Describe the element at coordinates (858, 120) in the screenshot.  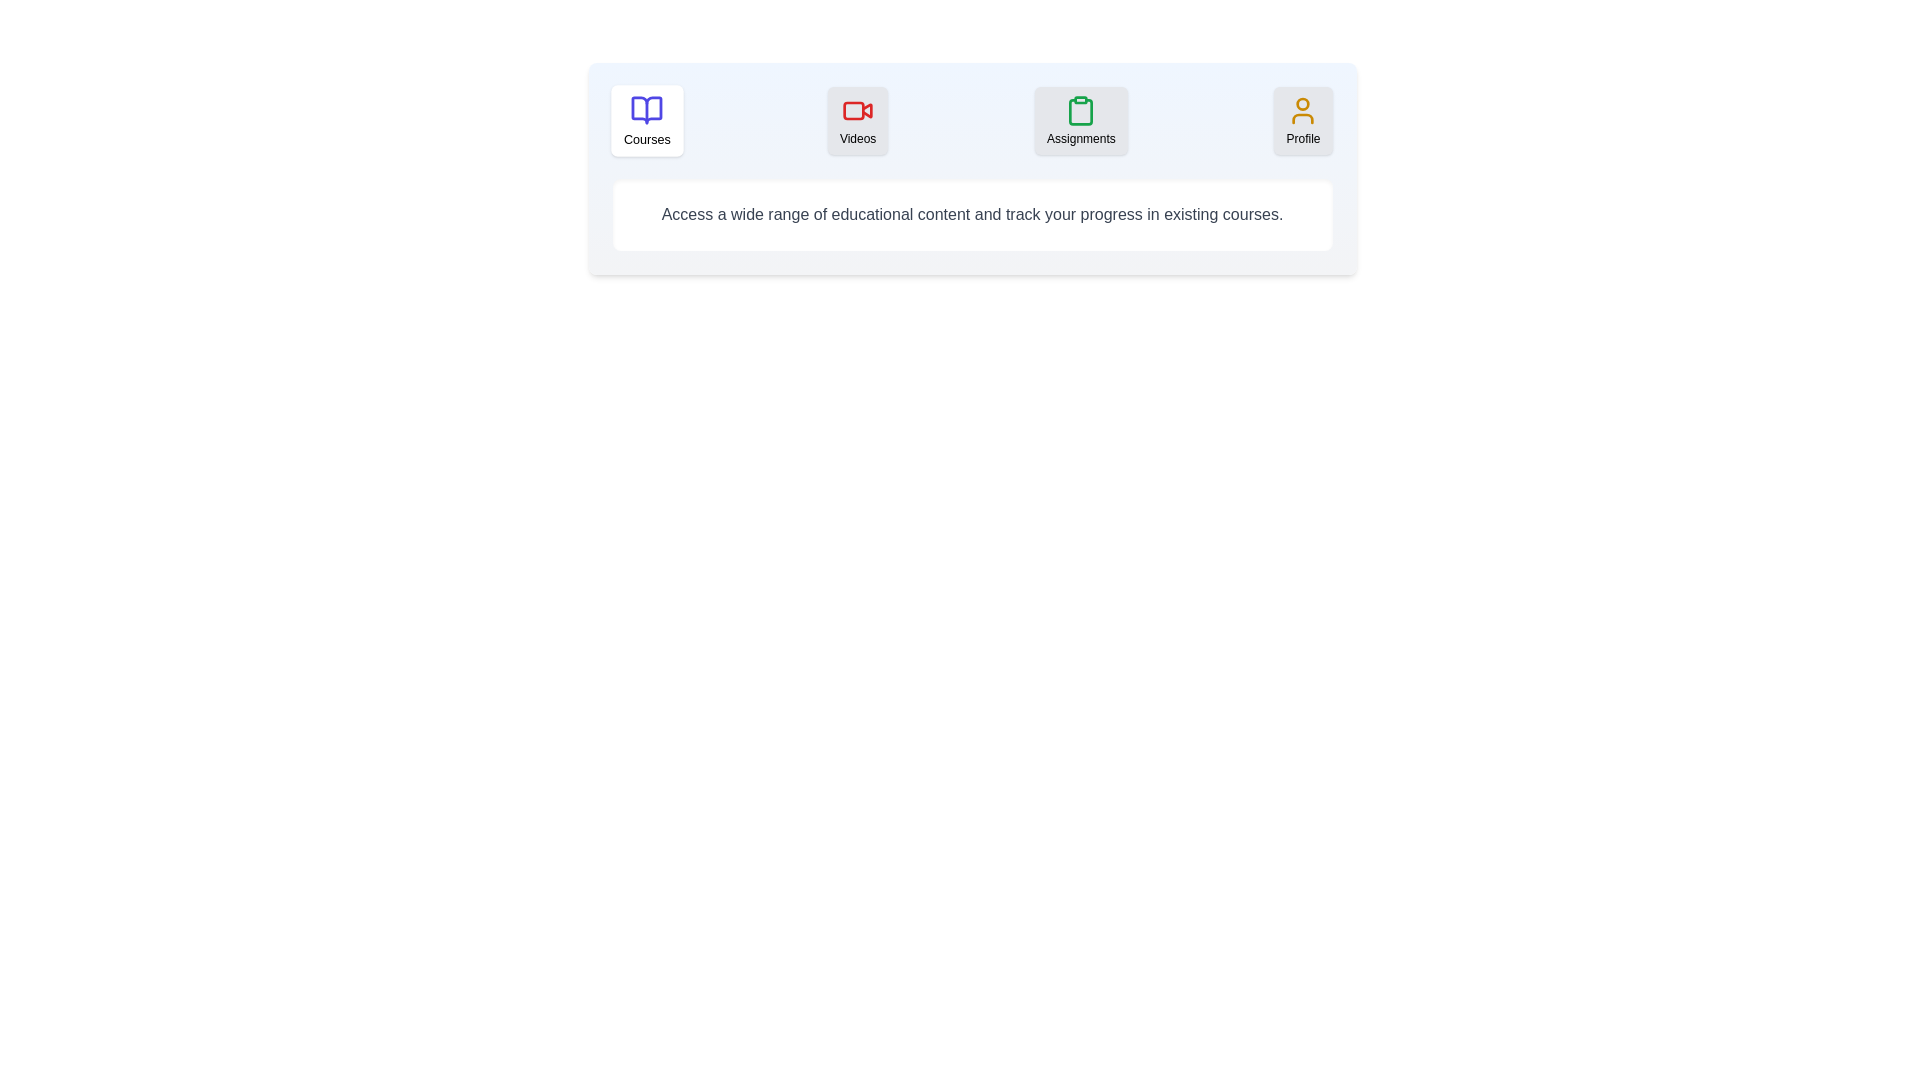
I see `the tab labeled Videos to observe its hover effect` at that location.